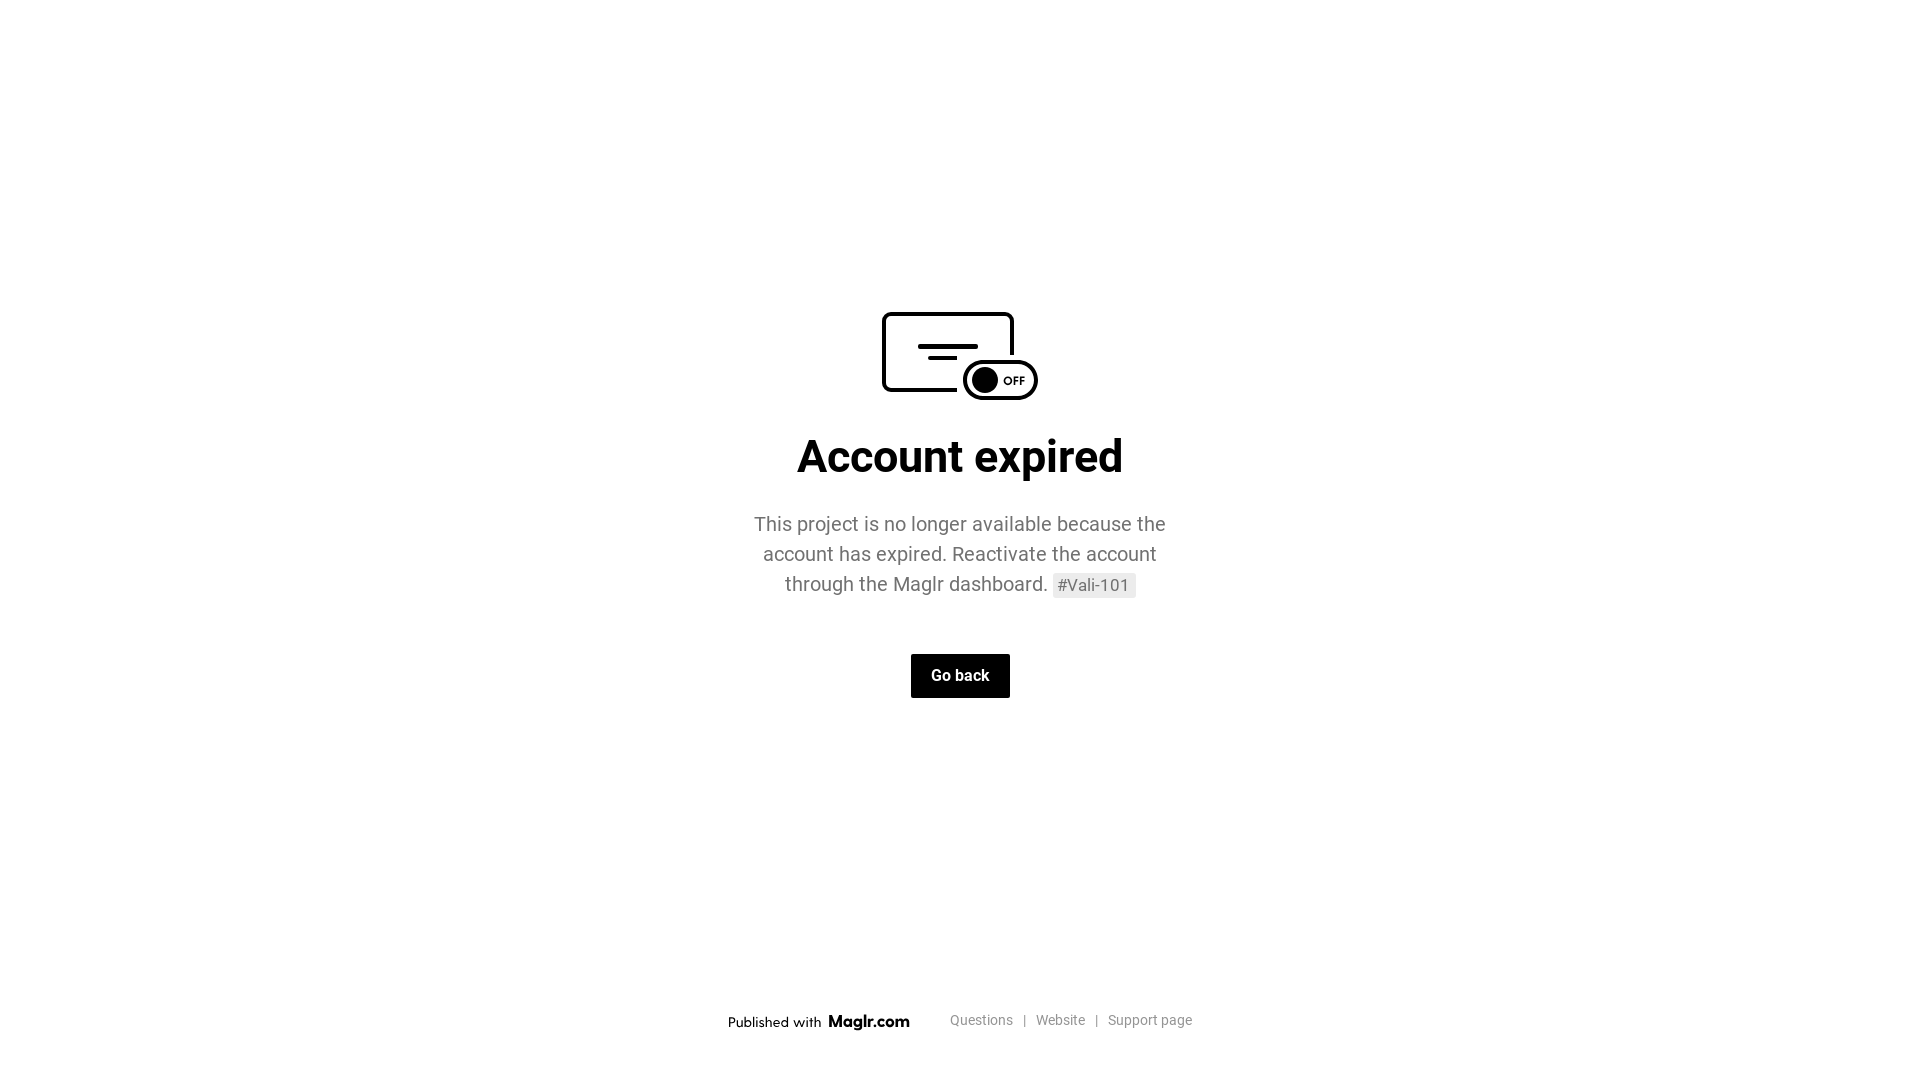 Image resolution: width=1920 pixels, height=1080 pixels. Describe the element at coordinates (1150, 1019) in the screenshot. I see `'Support page'` at that location.